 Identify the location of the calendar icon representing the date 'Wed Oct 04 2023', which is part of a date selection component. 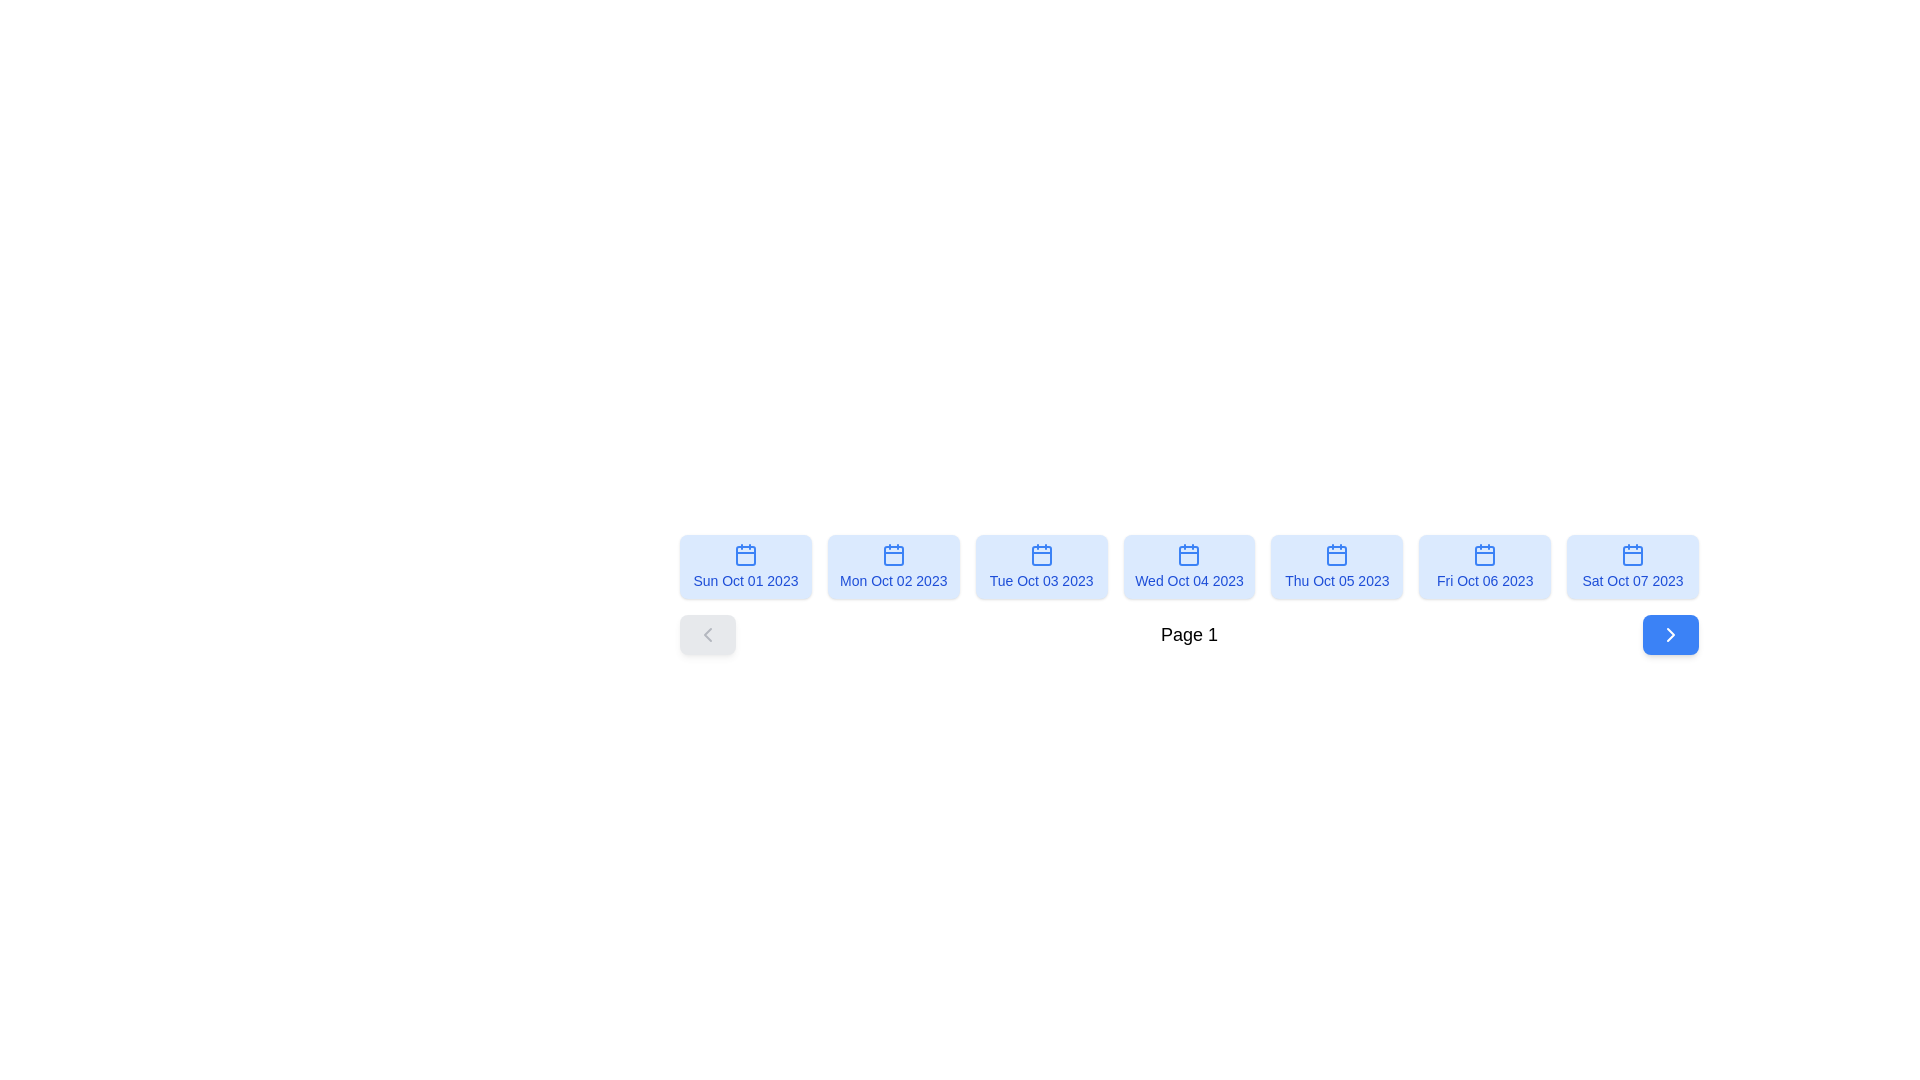
(1189, 555).